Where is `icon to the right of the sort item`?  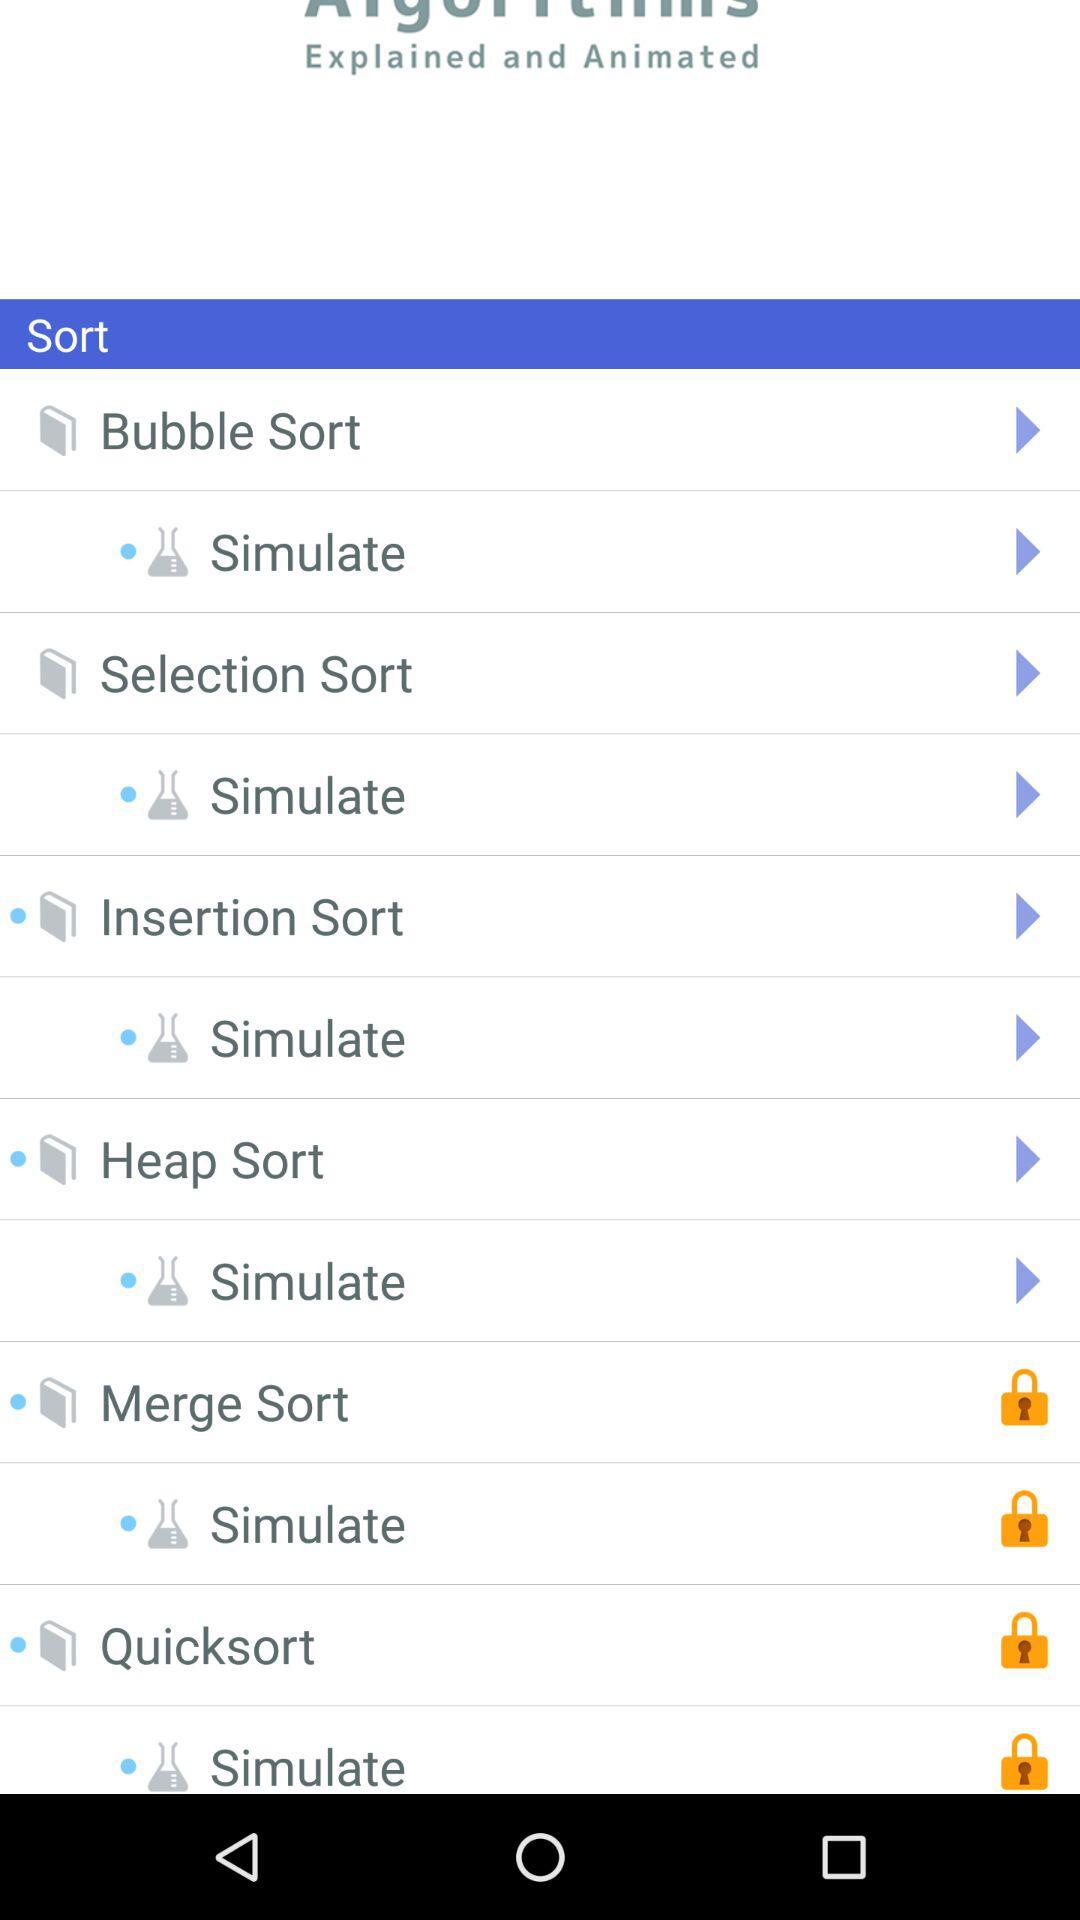 icon to the right of the sort item is located at coordinates (540, 148).